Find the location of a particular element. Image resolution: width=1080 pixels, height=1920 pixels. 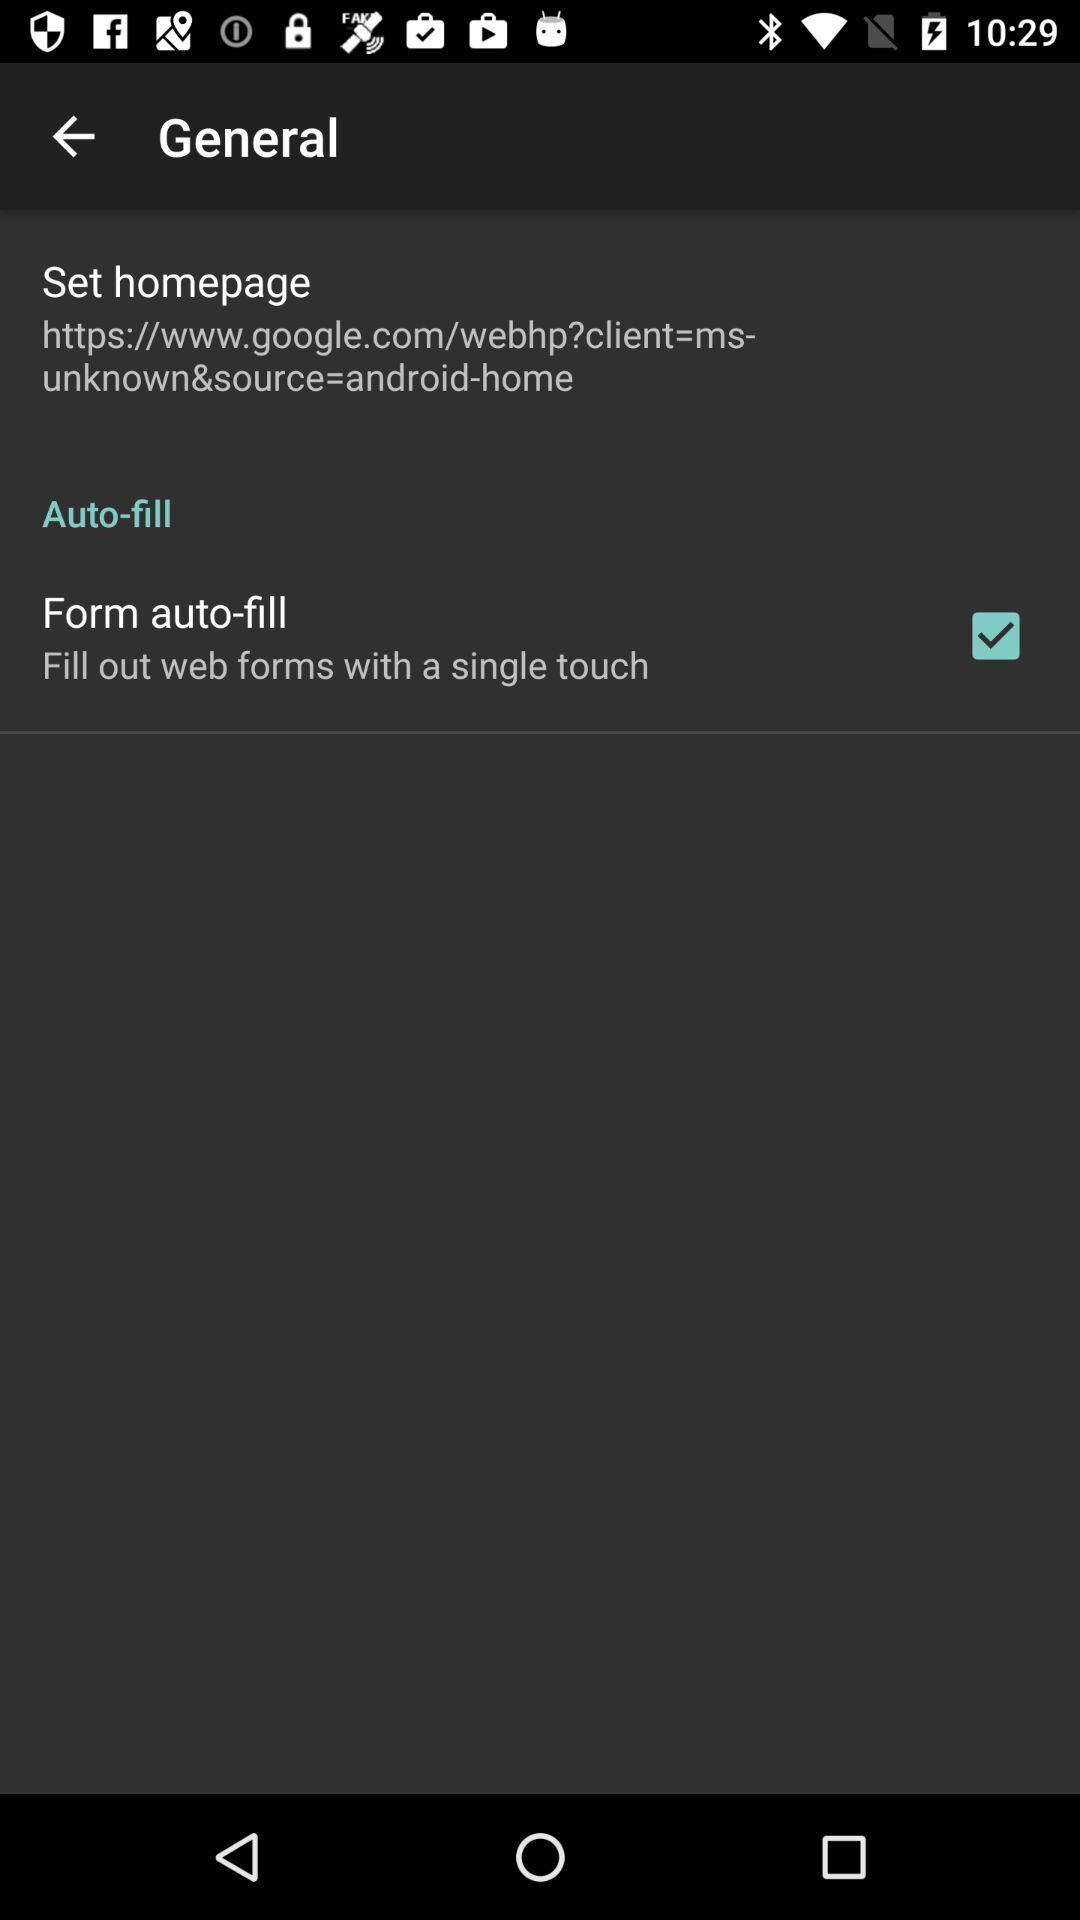

the fill out web app is located at coordinates (344, 664).